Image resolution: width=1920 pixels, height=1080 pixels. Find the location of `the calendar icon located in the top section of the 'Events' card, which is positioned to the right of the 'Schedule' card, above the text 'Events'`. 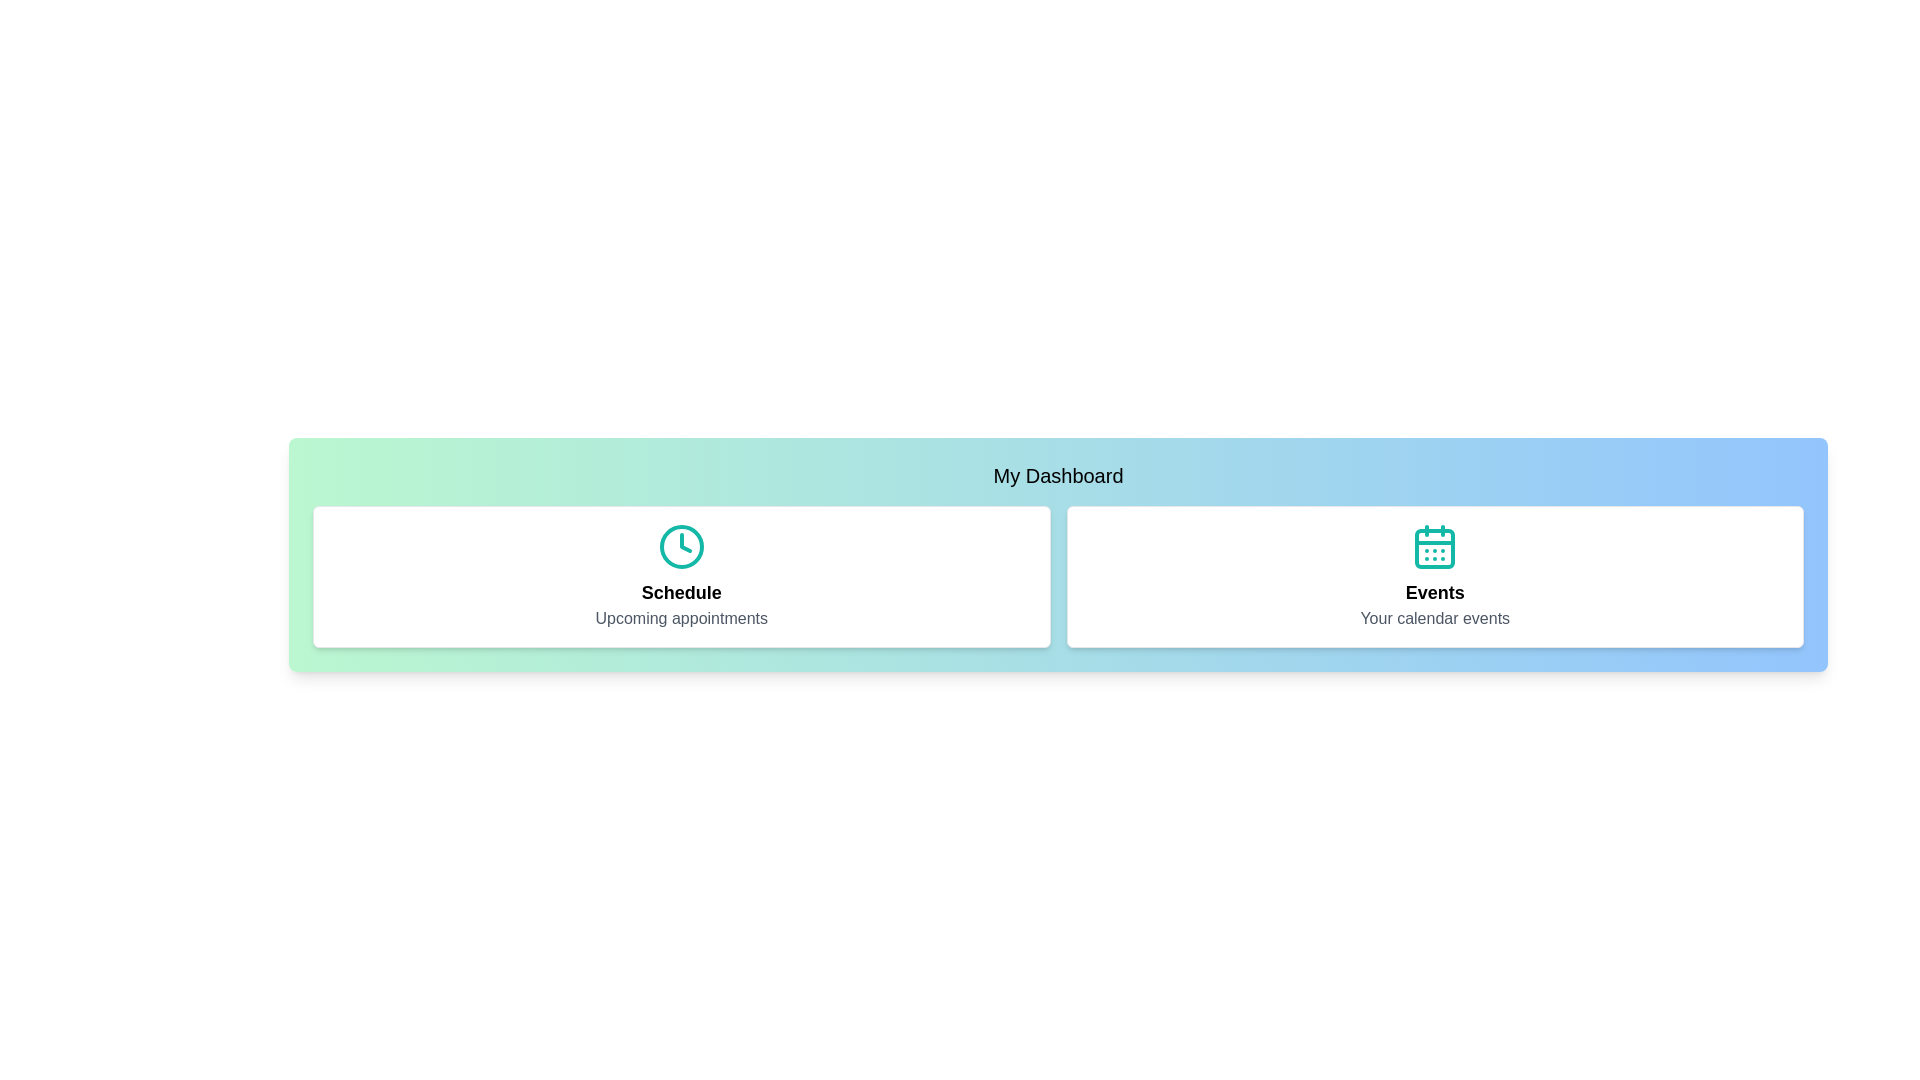

the calendar icon located in the top section of the 'Events' card, which is positioned to the right of the 'Schedule' card, above the text 'Events' is located at coordinates (1434, 547).